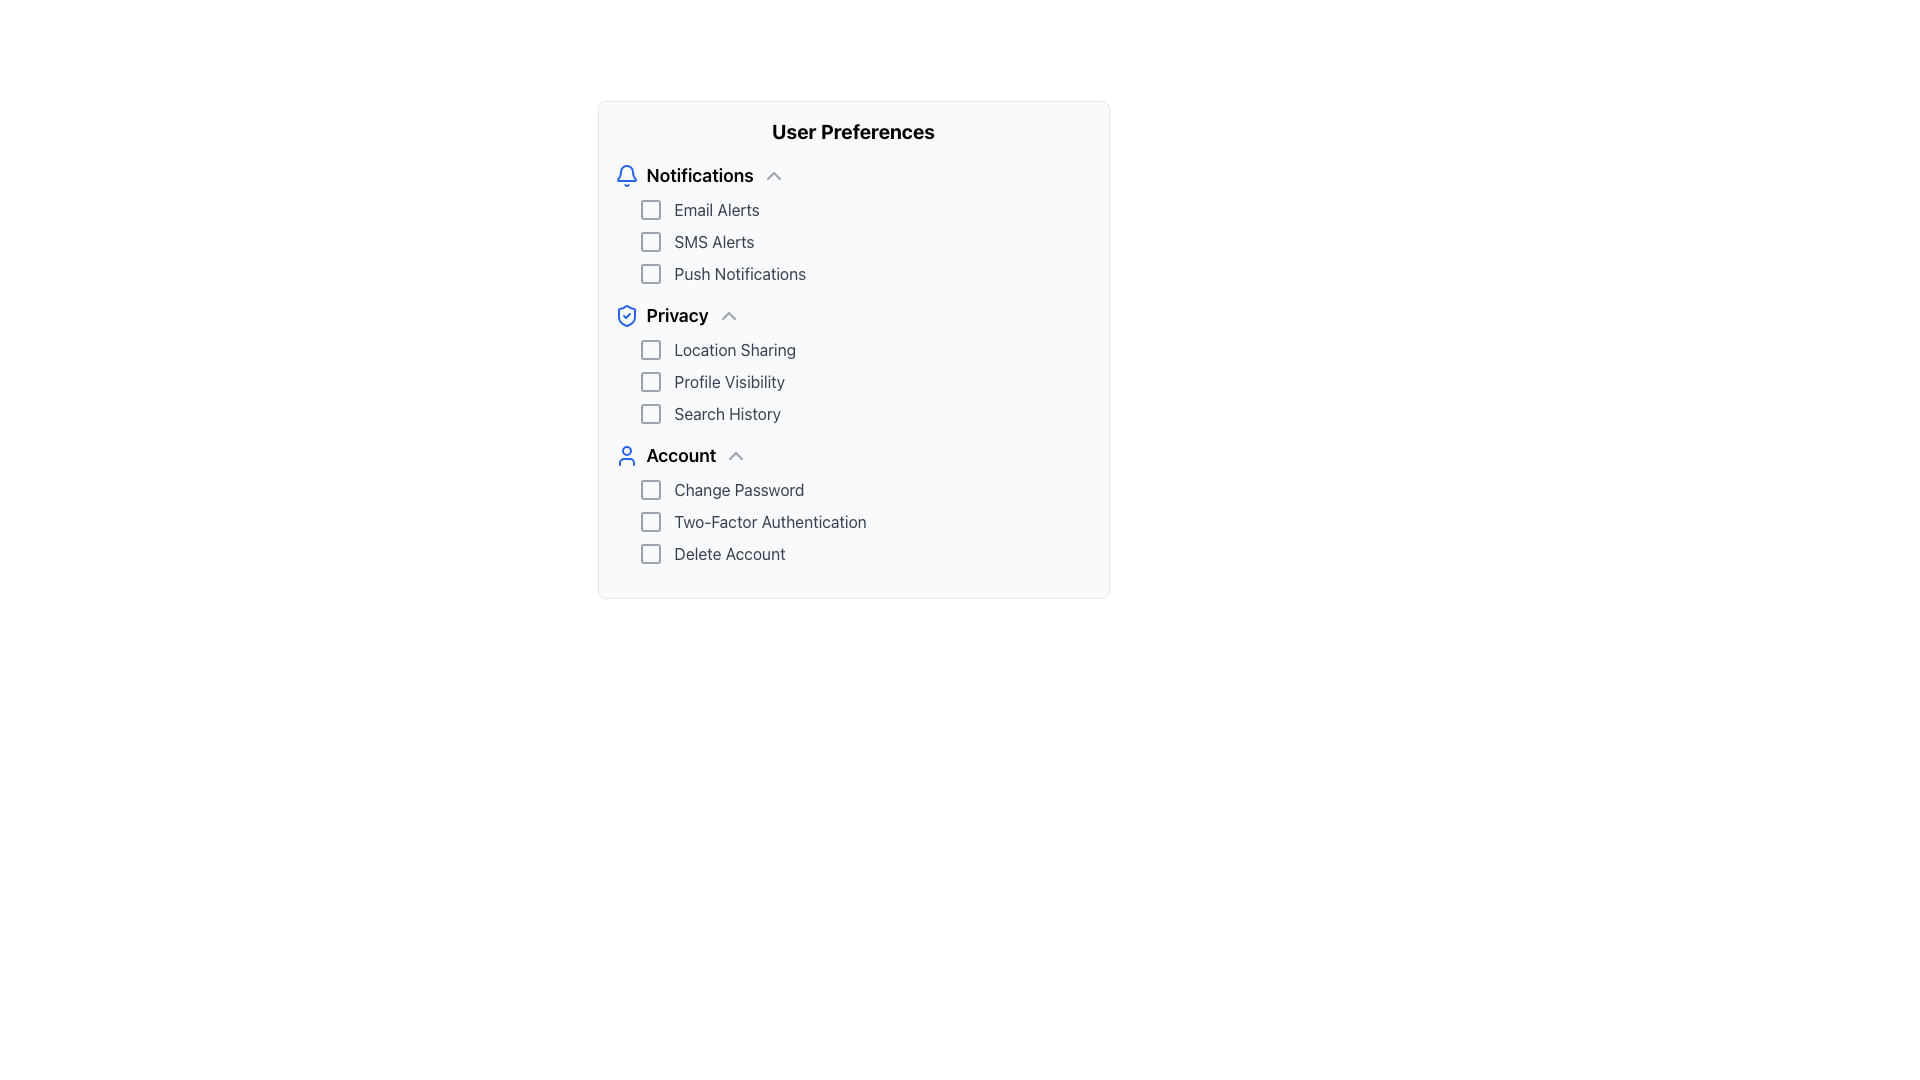 The image size is (1920, 1080). Describe the element at coordinates (734, 455) in the screenshot. I see `the dropdown toggle button located to the far right of the 'Account' text and icon` at that location.